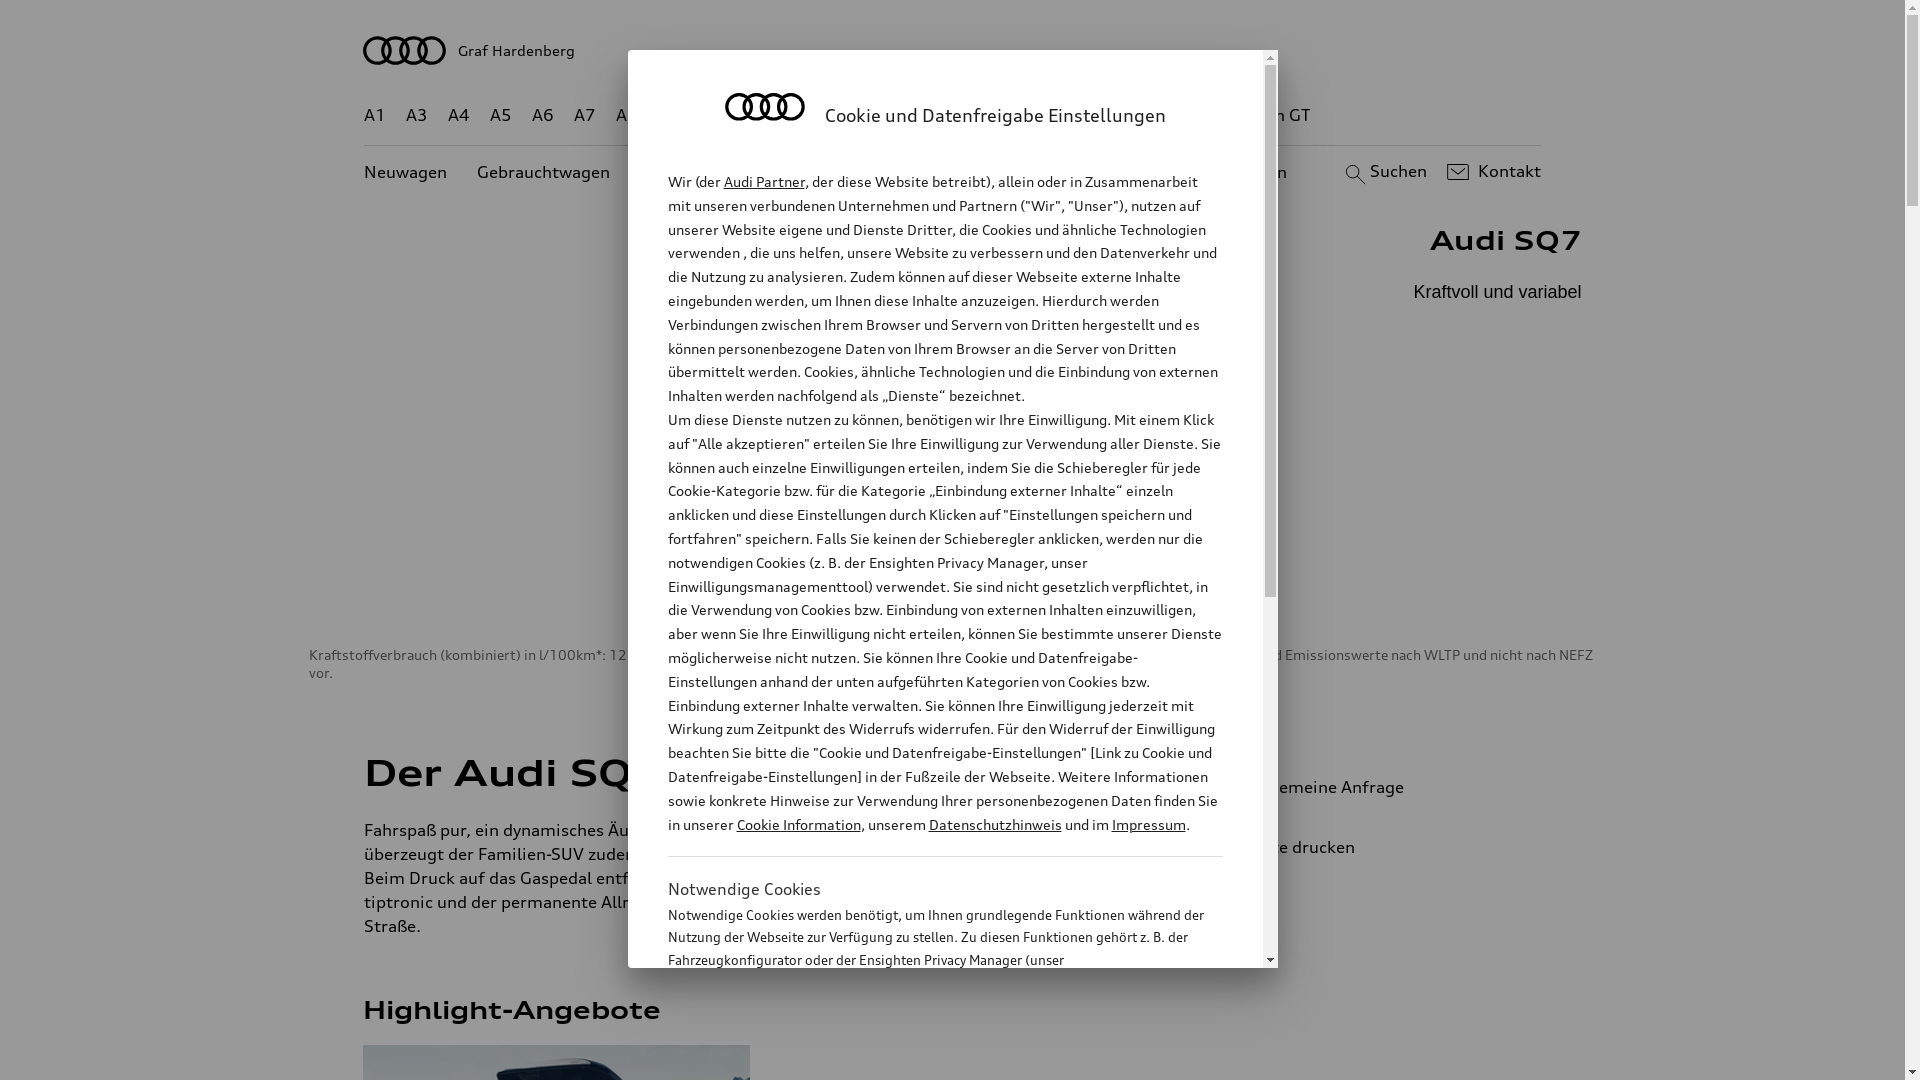 Image resolution: width=1920 pixels, height=1080 pixels. Describe the element at coordinates (1235, 115) in the screenshot. I see `'e-tron GT'` at that location.